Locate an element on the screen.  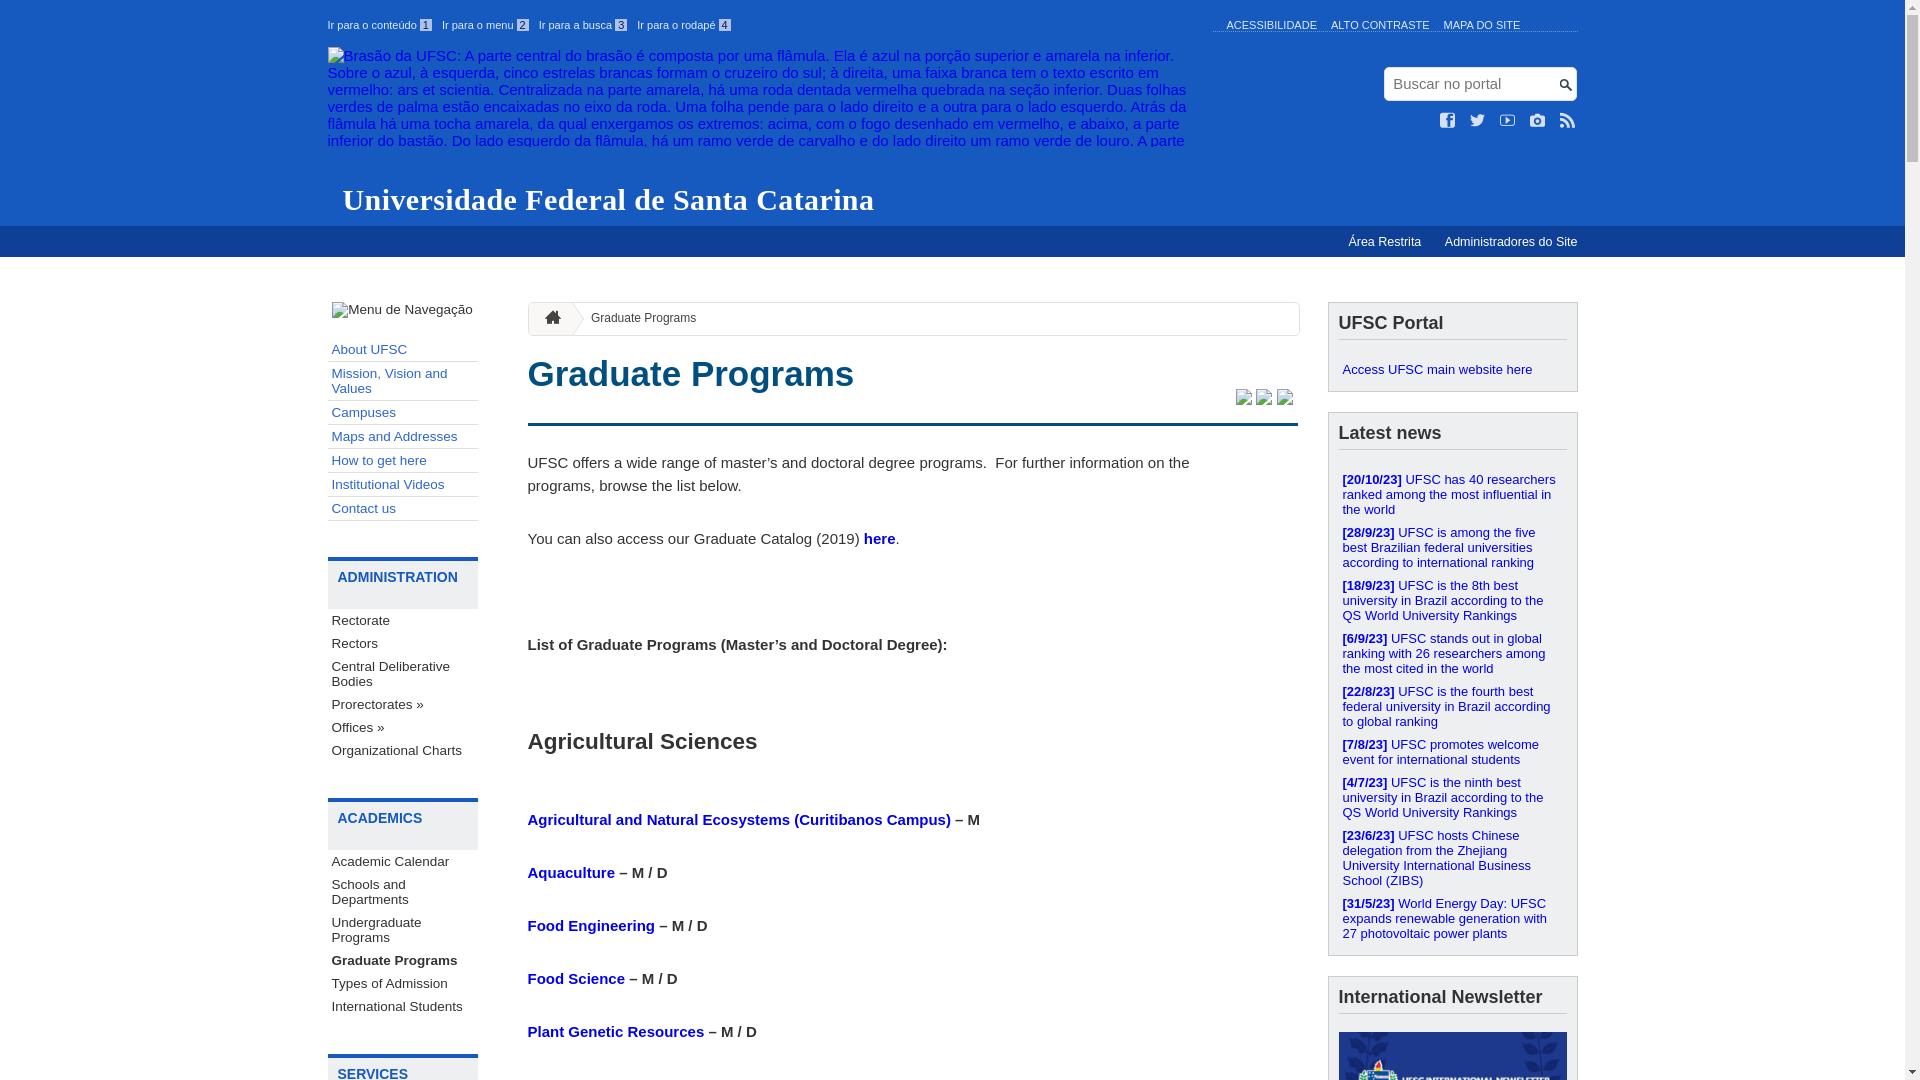
'International Students' is located at coordinates (402, 1006).